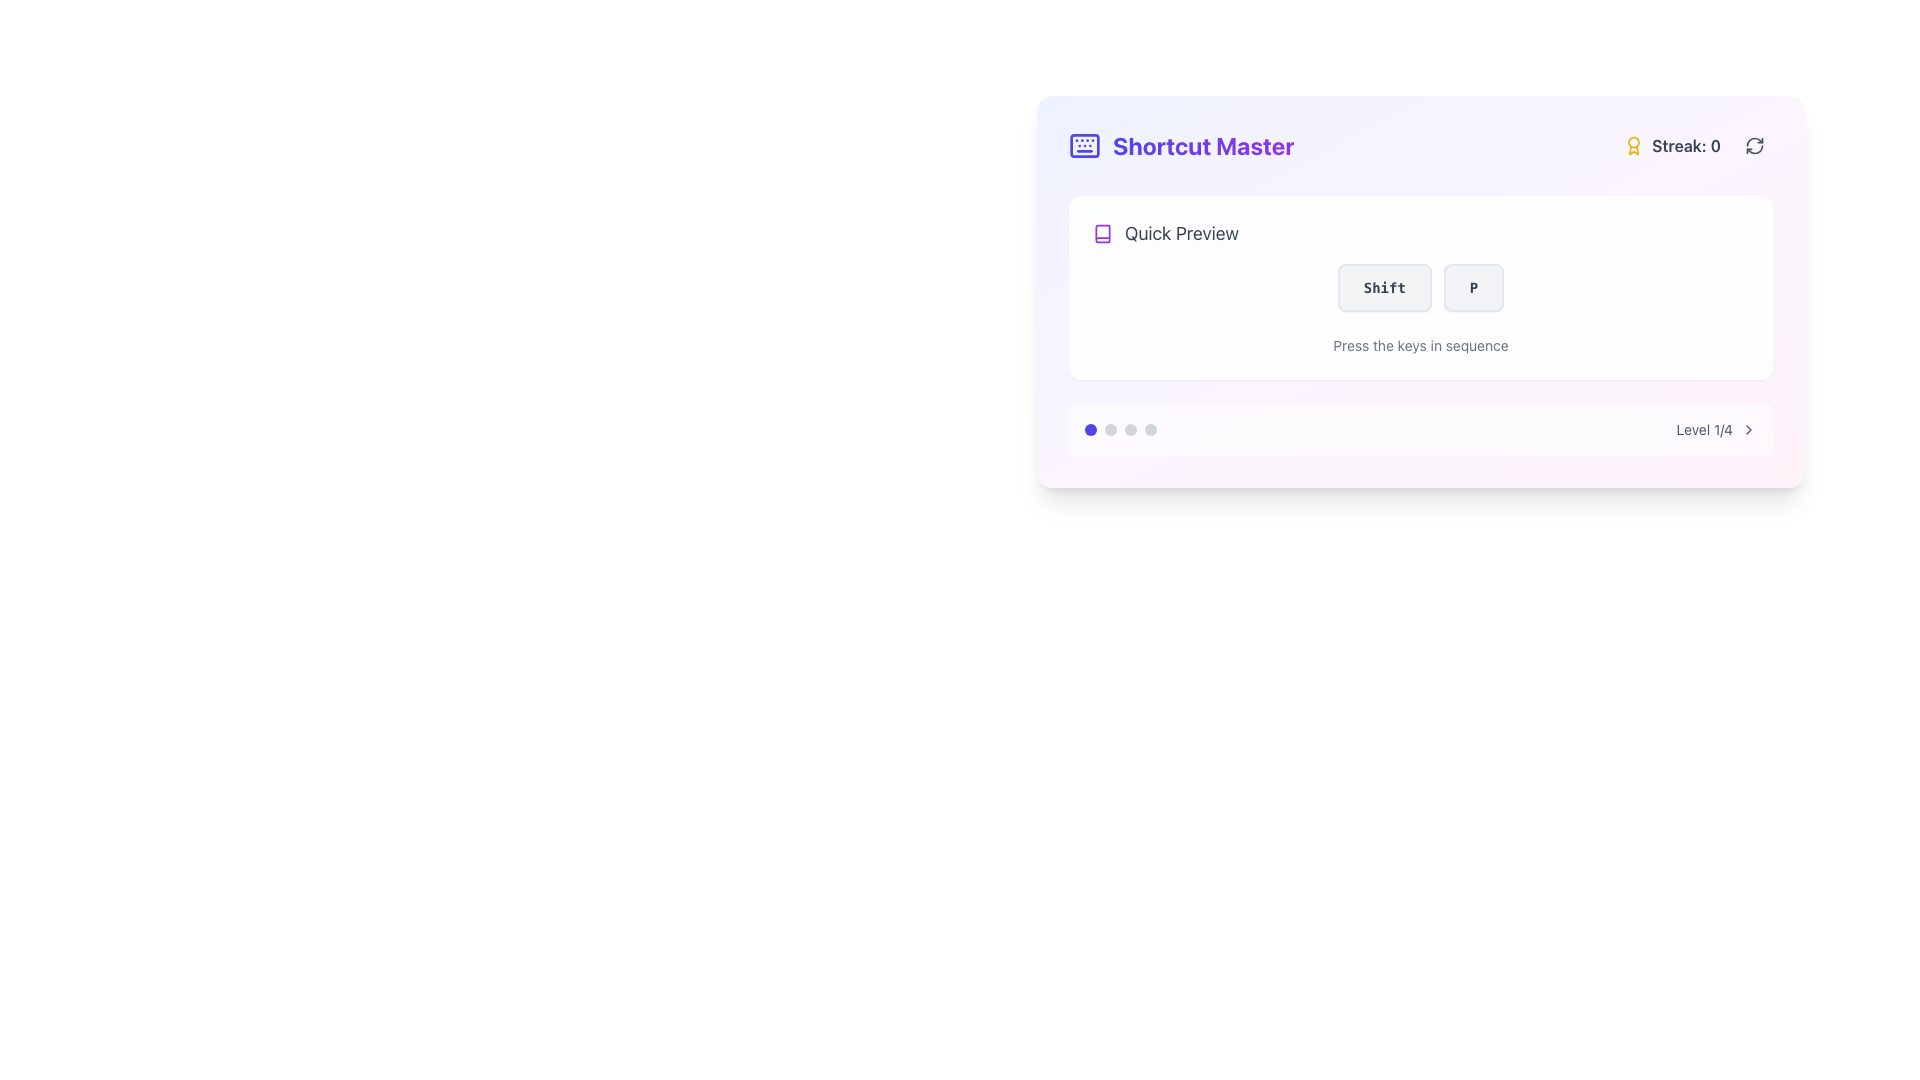 The width and height of the screenshot is (1920, 1080). I want to click on the first circular indicator at the bottom of the panel that denotes the current active step, page, or status among multiple options, so click(1089, 428).